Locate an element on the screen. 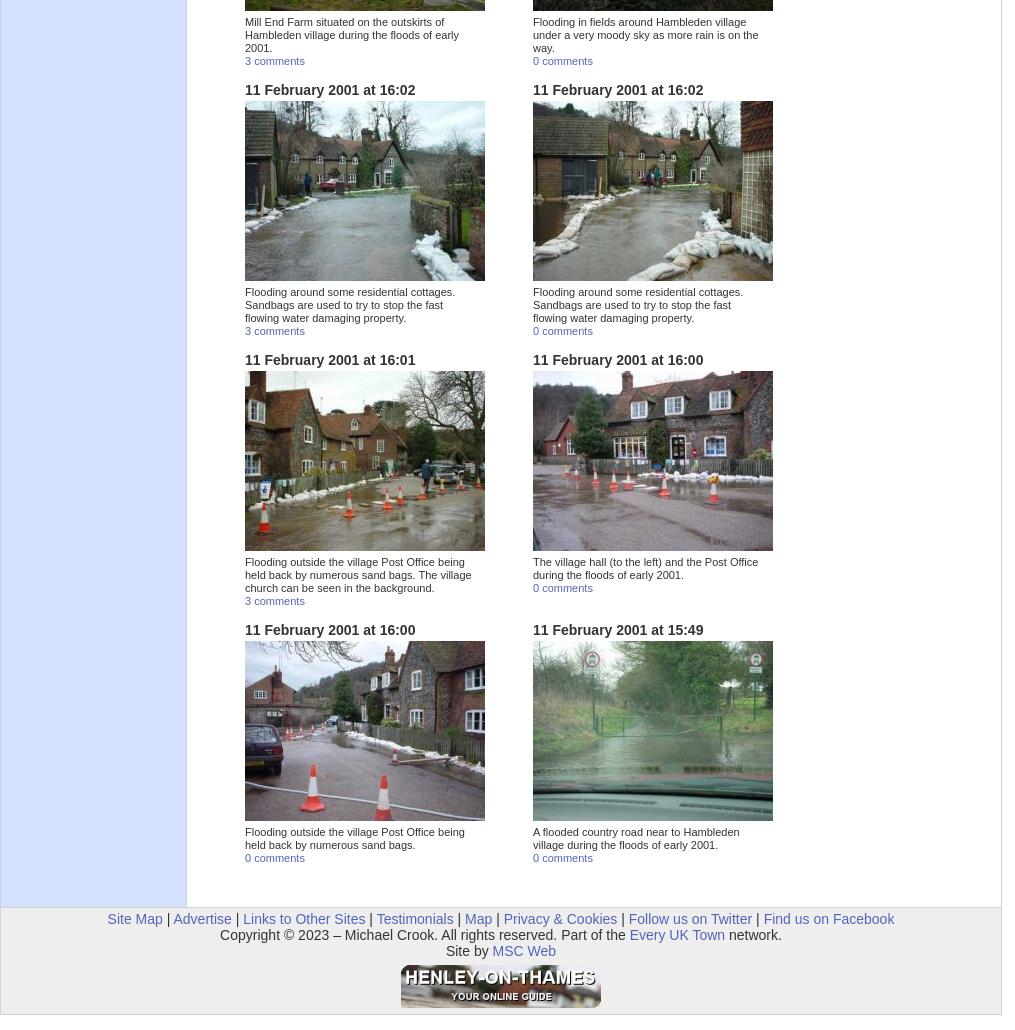  '11 February 2001 at 16:01' is located at coordinates (328, 359).